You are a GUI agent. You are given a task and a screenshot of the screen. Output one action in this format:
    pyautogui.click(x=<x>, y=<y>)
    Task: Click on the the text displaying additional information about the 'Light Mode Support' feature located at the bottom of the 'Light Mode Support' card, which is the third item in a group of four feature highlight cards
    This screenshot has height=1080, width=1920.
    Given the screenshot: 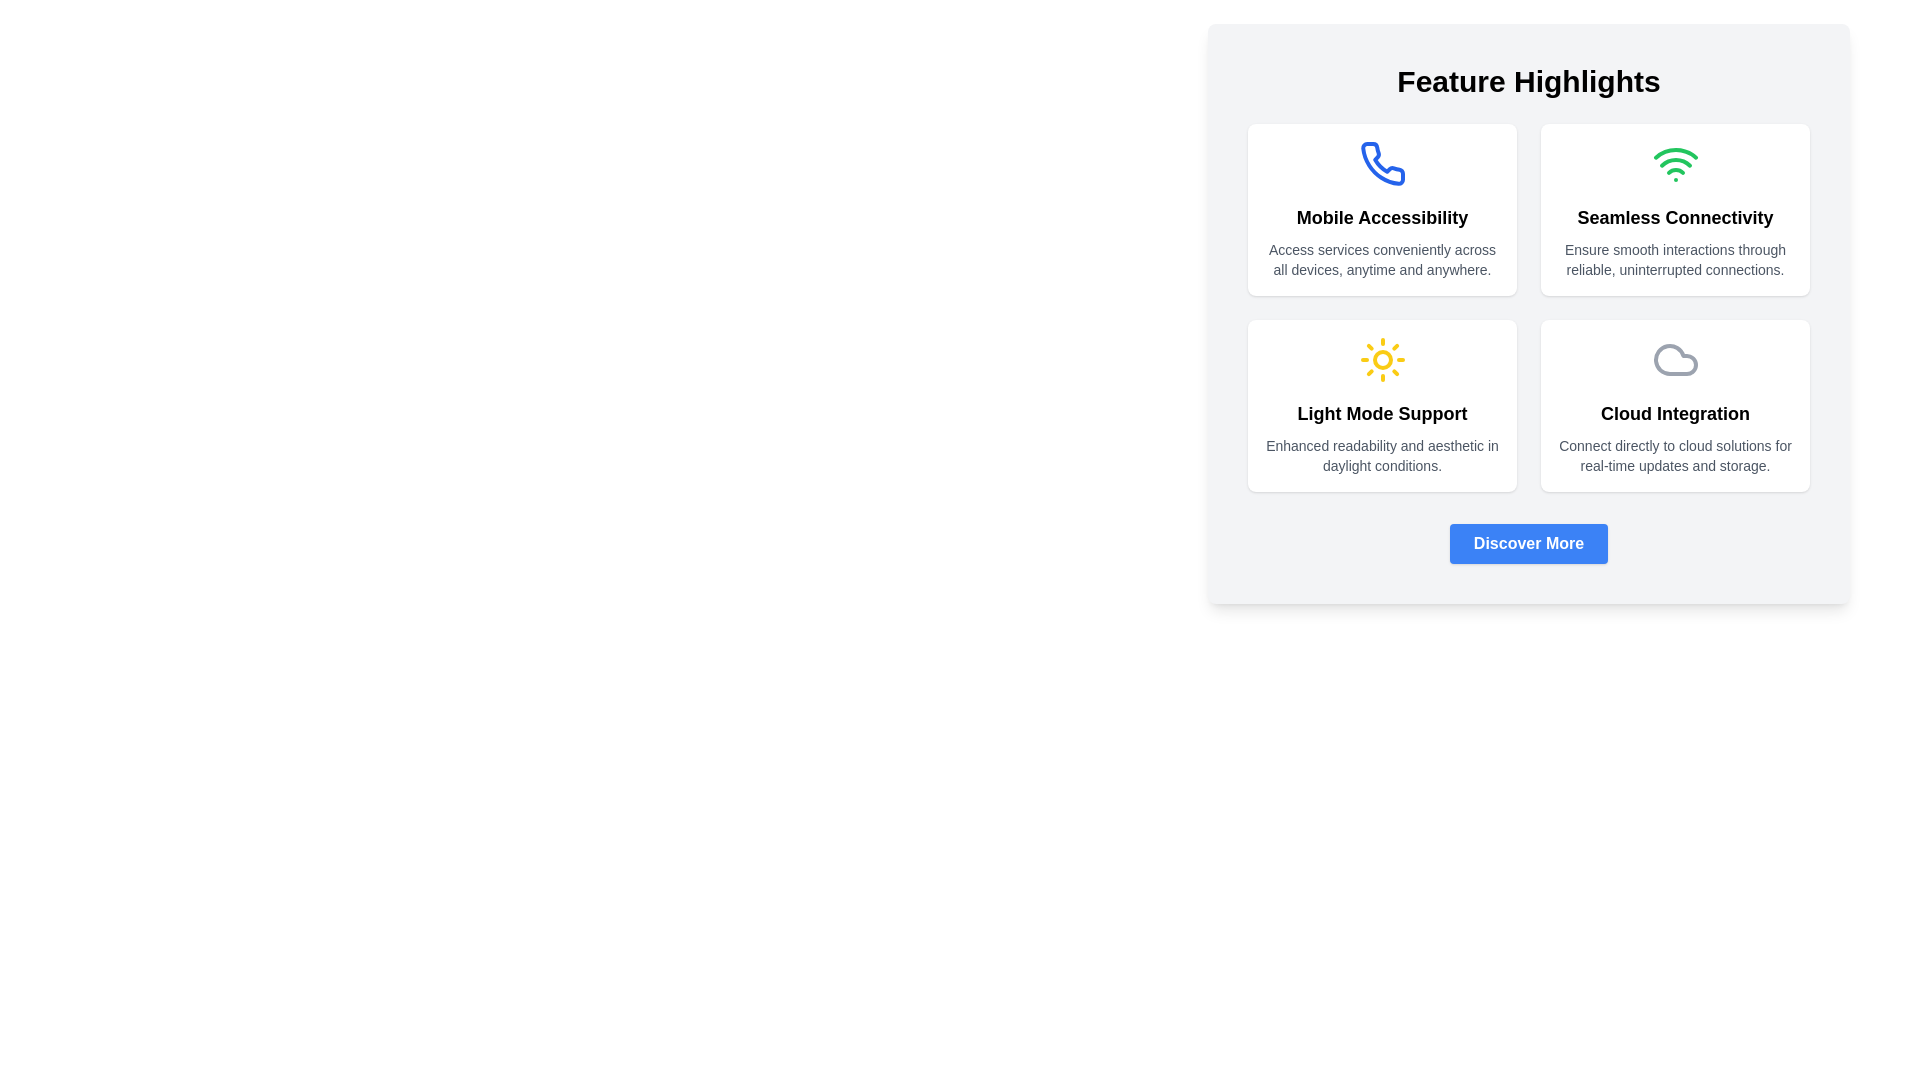 What is the action you would take?
    pyautogui.click(x=1381, y=455)
    